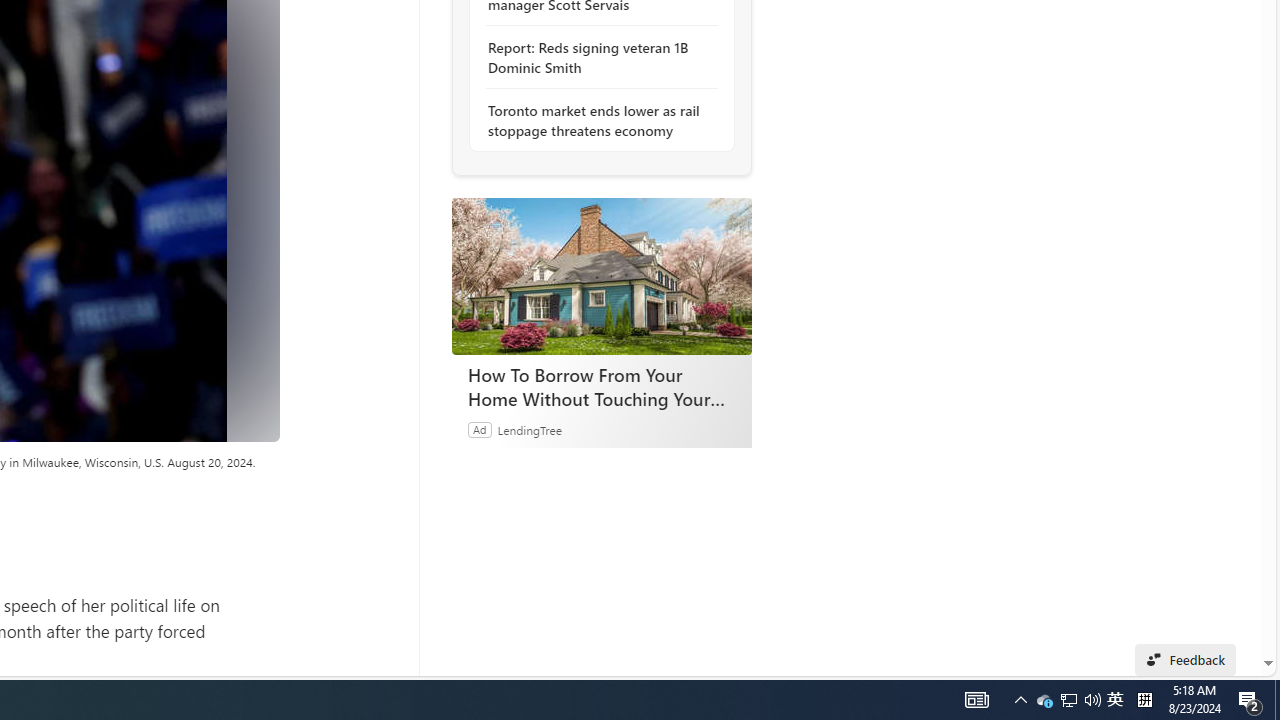  Describe the element at coordinates (1276, 698) in the screenshot. I see `'Show desktop'` at that location.